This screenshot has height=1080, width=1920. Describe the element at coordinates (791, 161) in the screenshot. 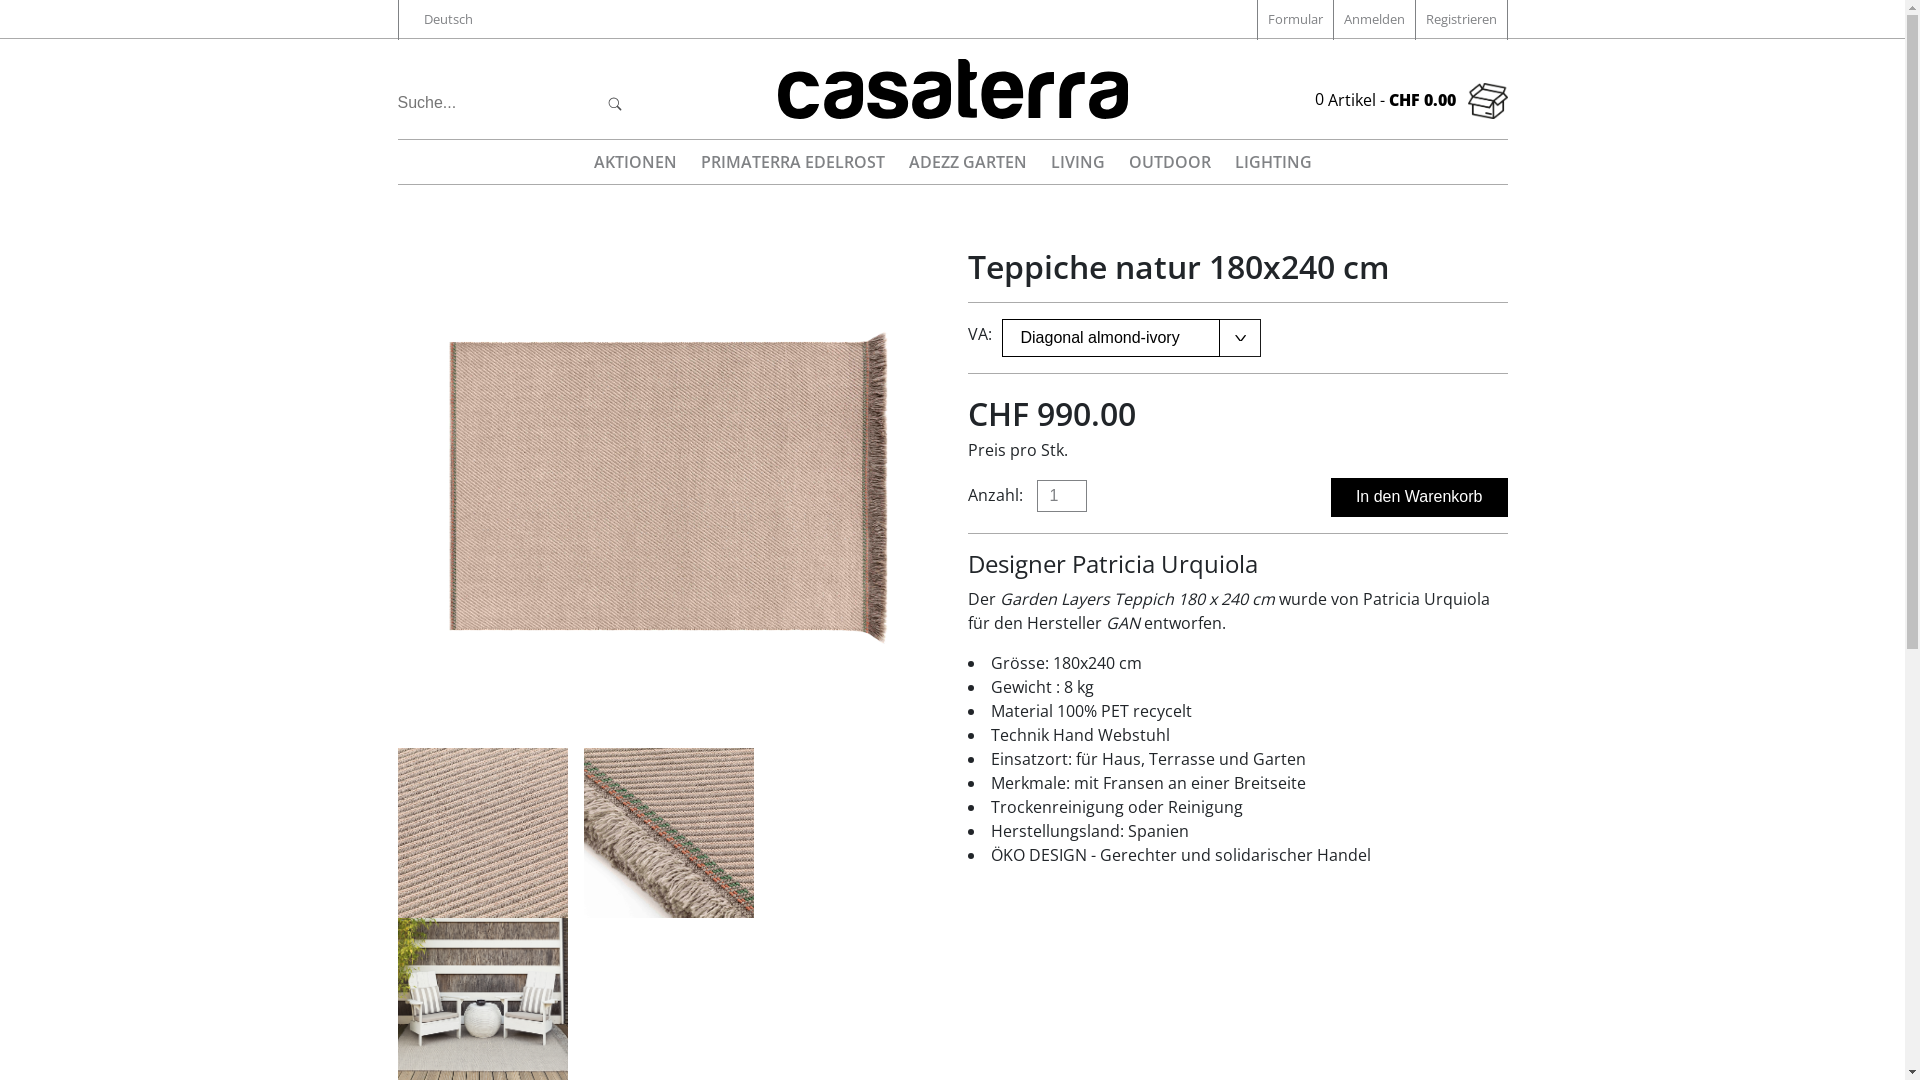

I see `'PRIMATERRA EDELROST'` at that location.